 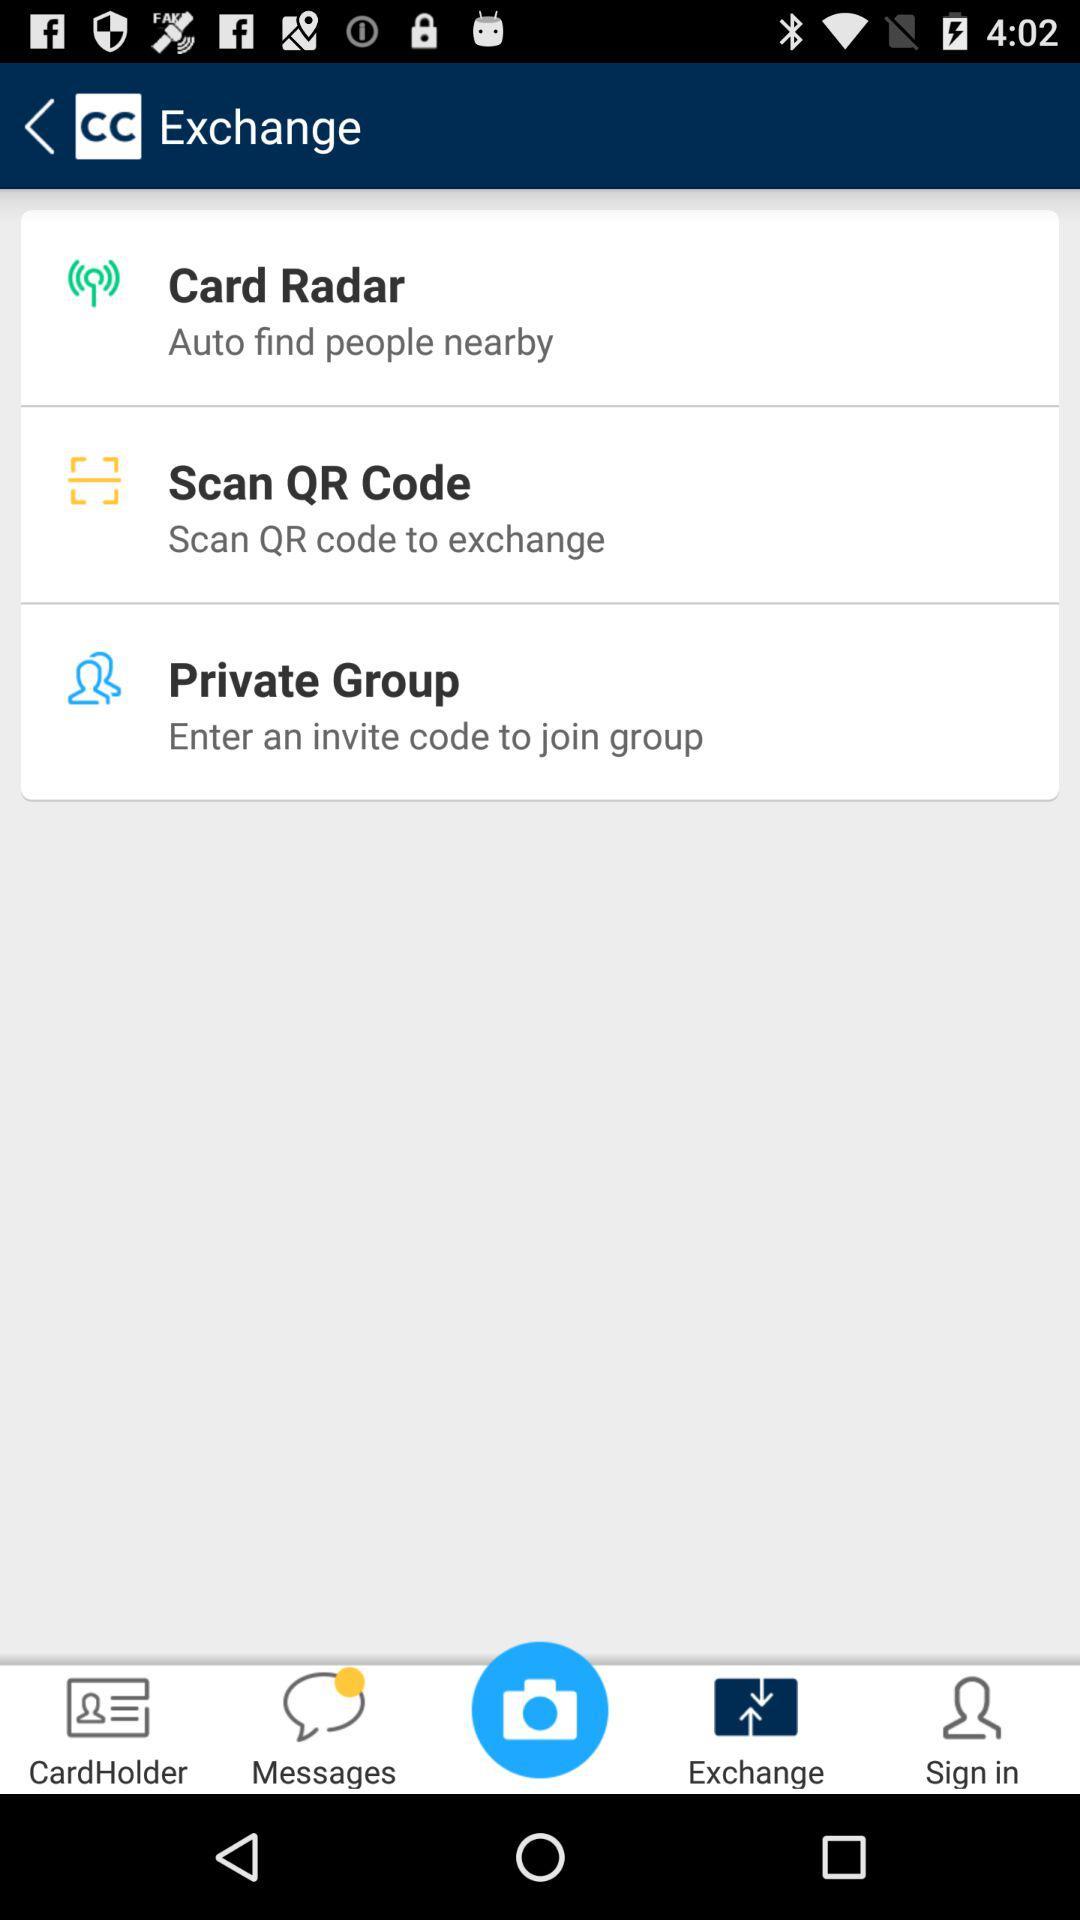 What do you see at coordinates (540, 1830) in the screenshot?
I see `the photo icon` at bounding box center [540, 1830].